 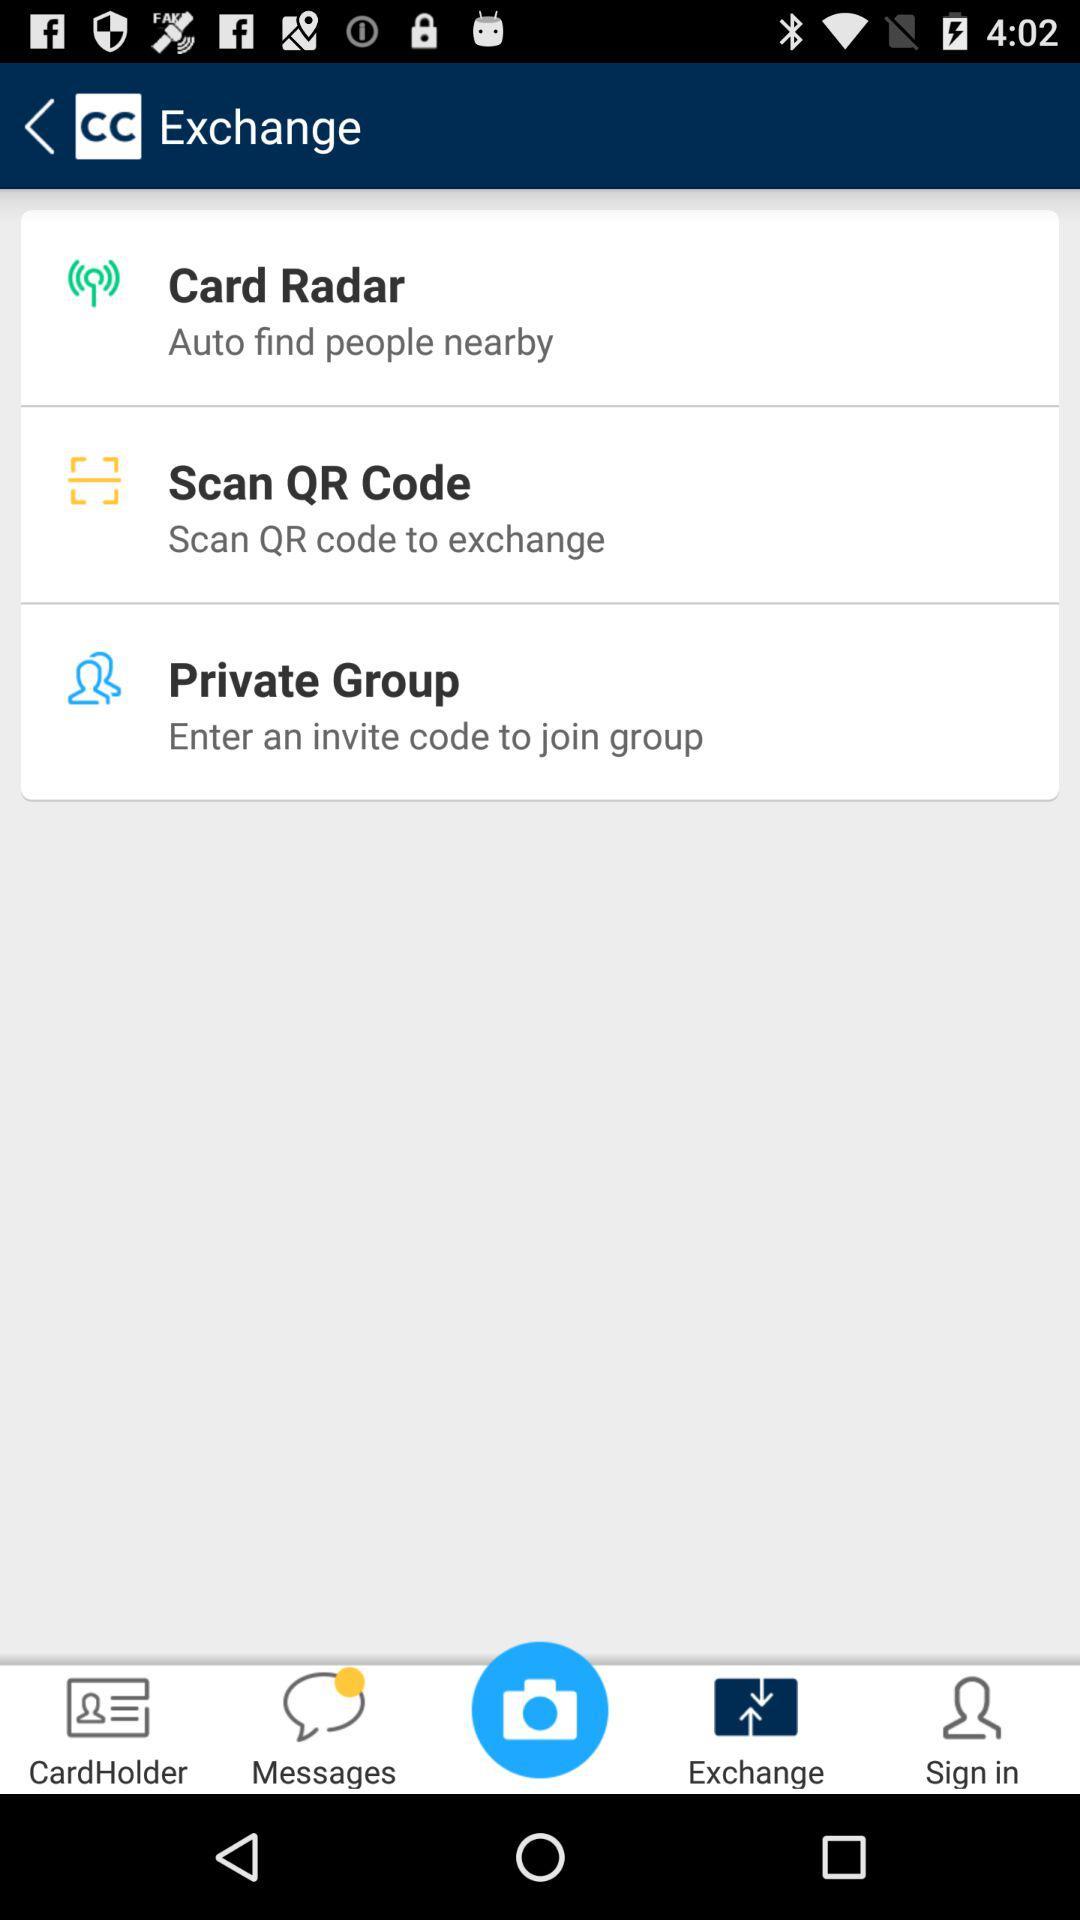 What do you see at coordinates (540, 1830) in the screenshot?
I see `the photo icon` at bounding box center [540, 1830].